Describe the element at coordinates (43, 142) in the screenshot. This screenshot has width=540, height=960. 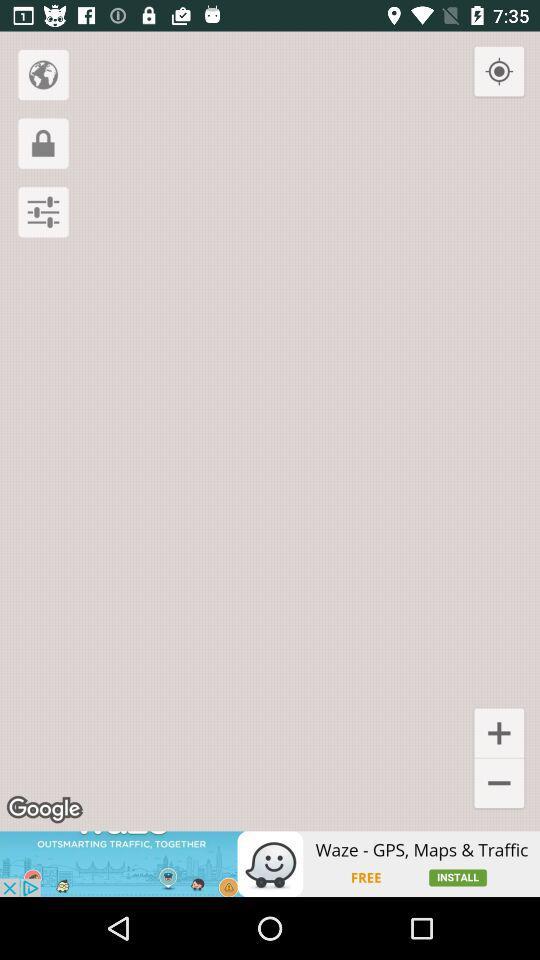
I see `looke` at that location.